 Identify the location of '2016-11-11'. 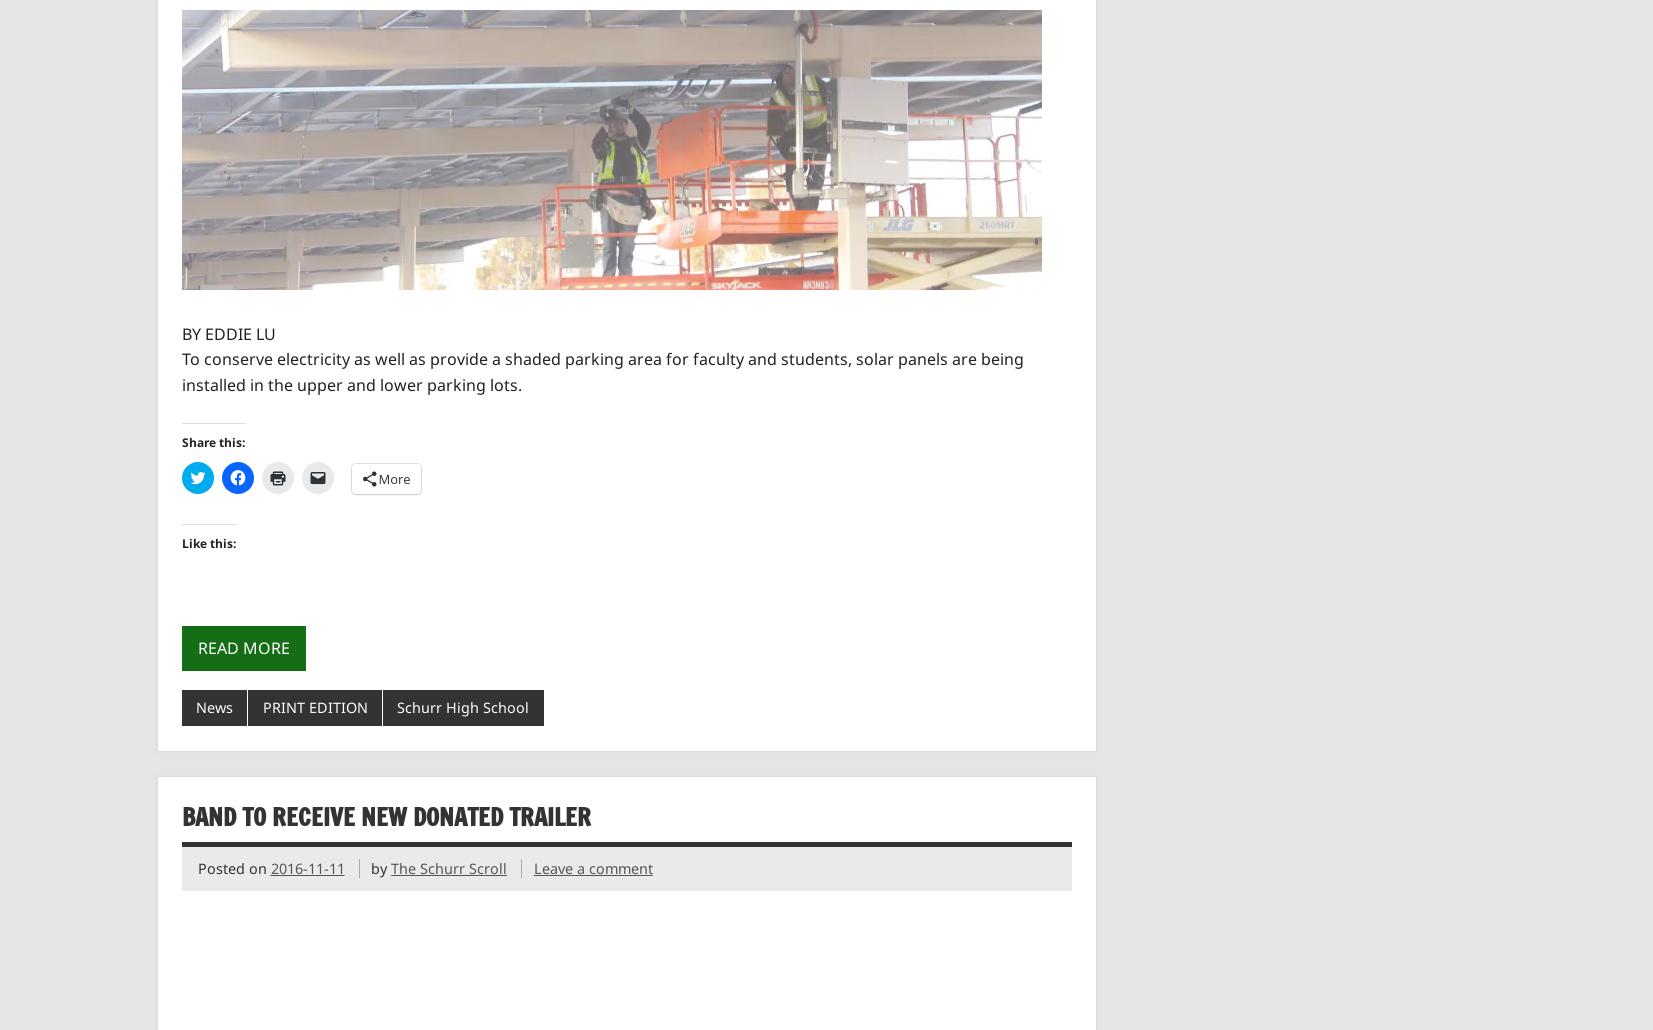
(305, 868).